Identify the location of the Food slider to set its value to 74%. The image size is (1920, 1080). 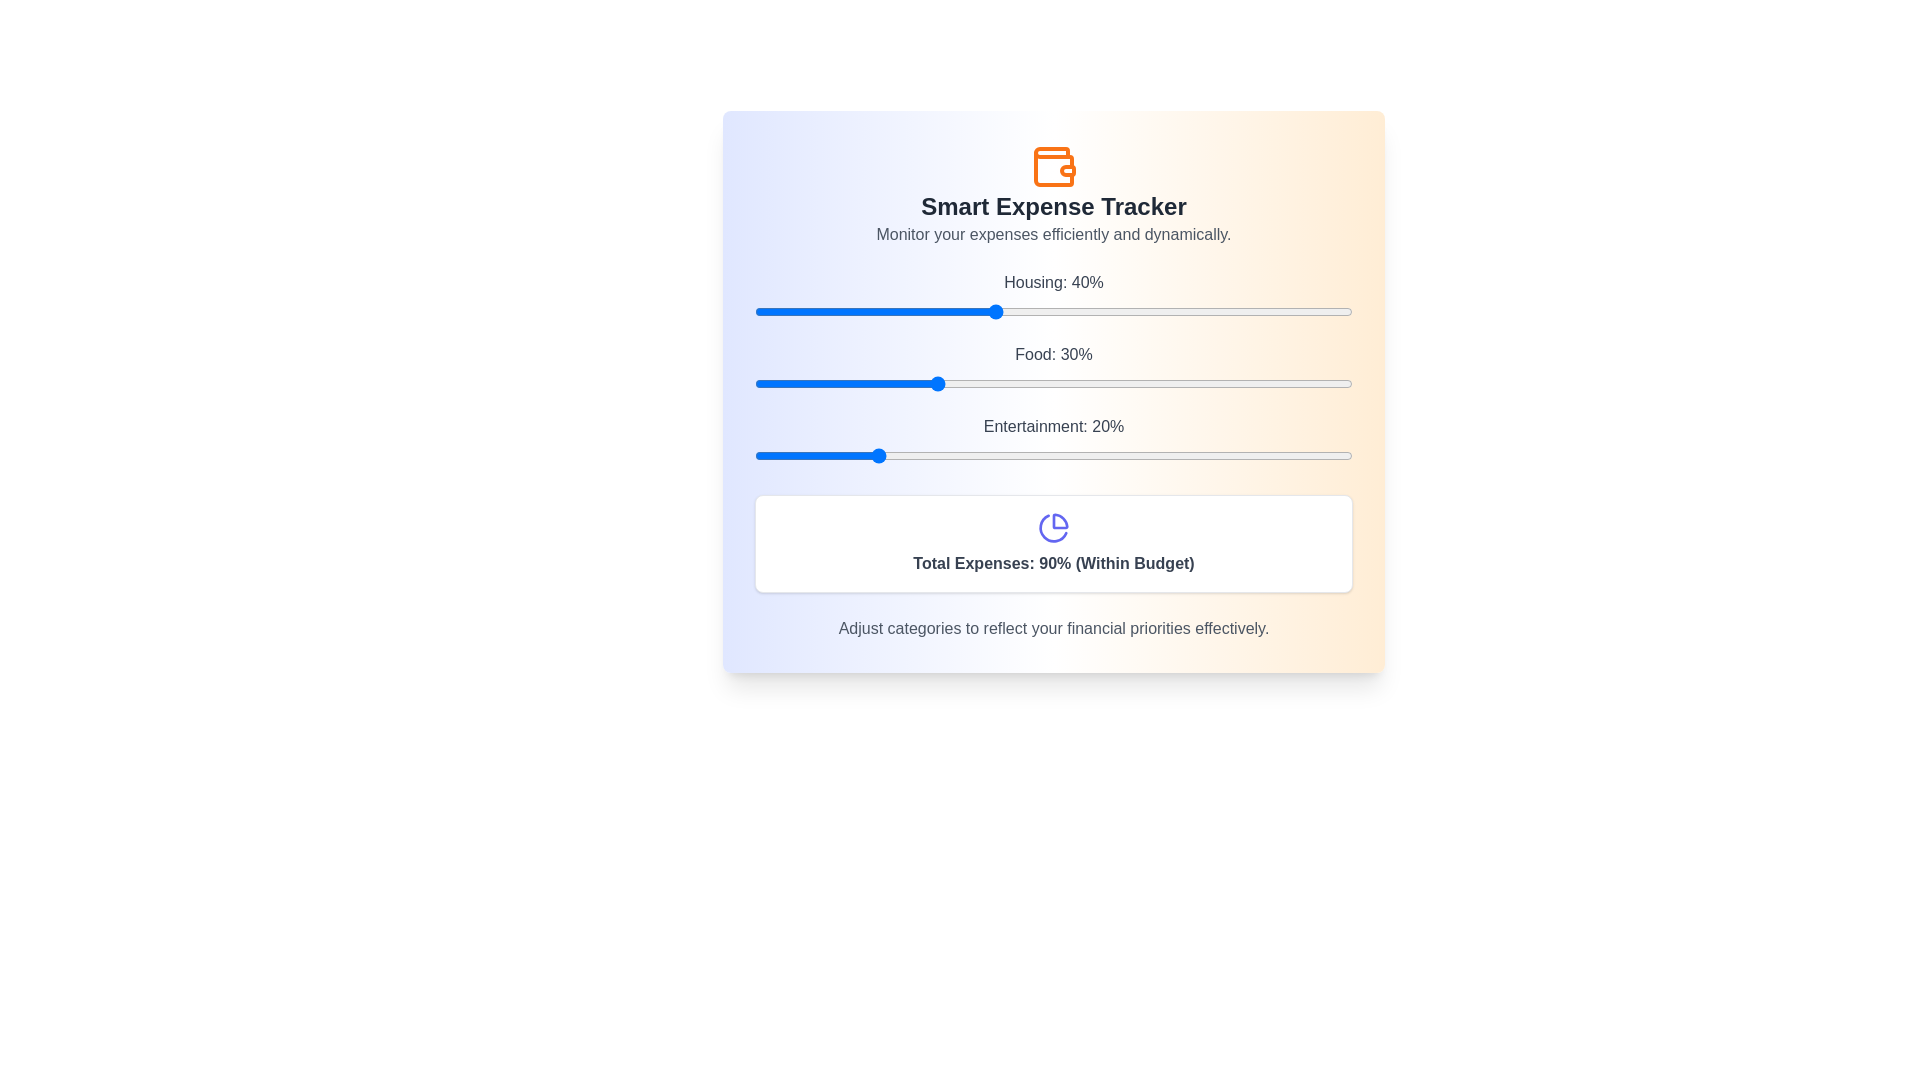
(1197, 384).